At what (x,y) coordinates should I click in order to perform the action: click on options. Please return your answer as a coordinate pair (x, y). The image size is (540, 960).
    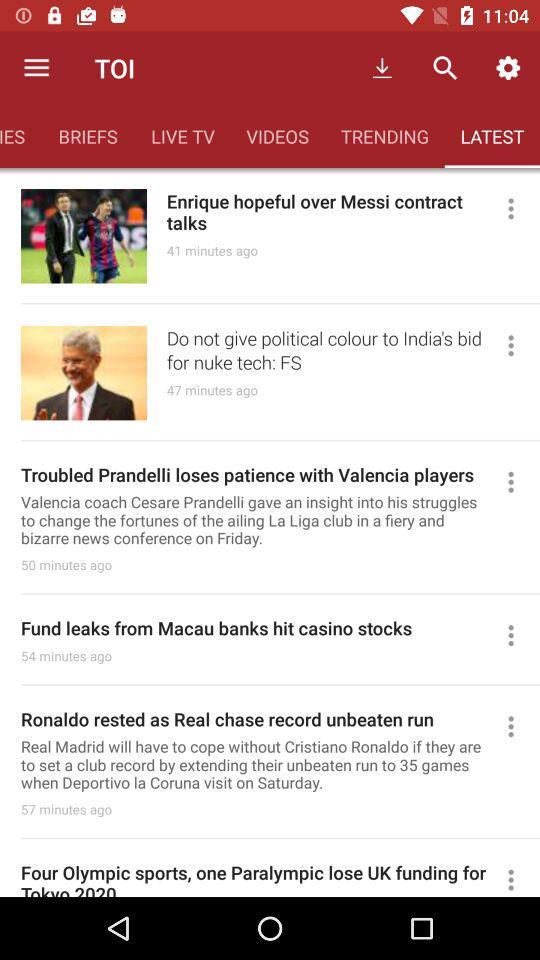
    Looking at the image, I should click on (519, 634).